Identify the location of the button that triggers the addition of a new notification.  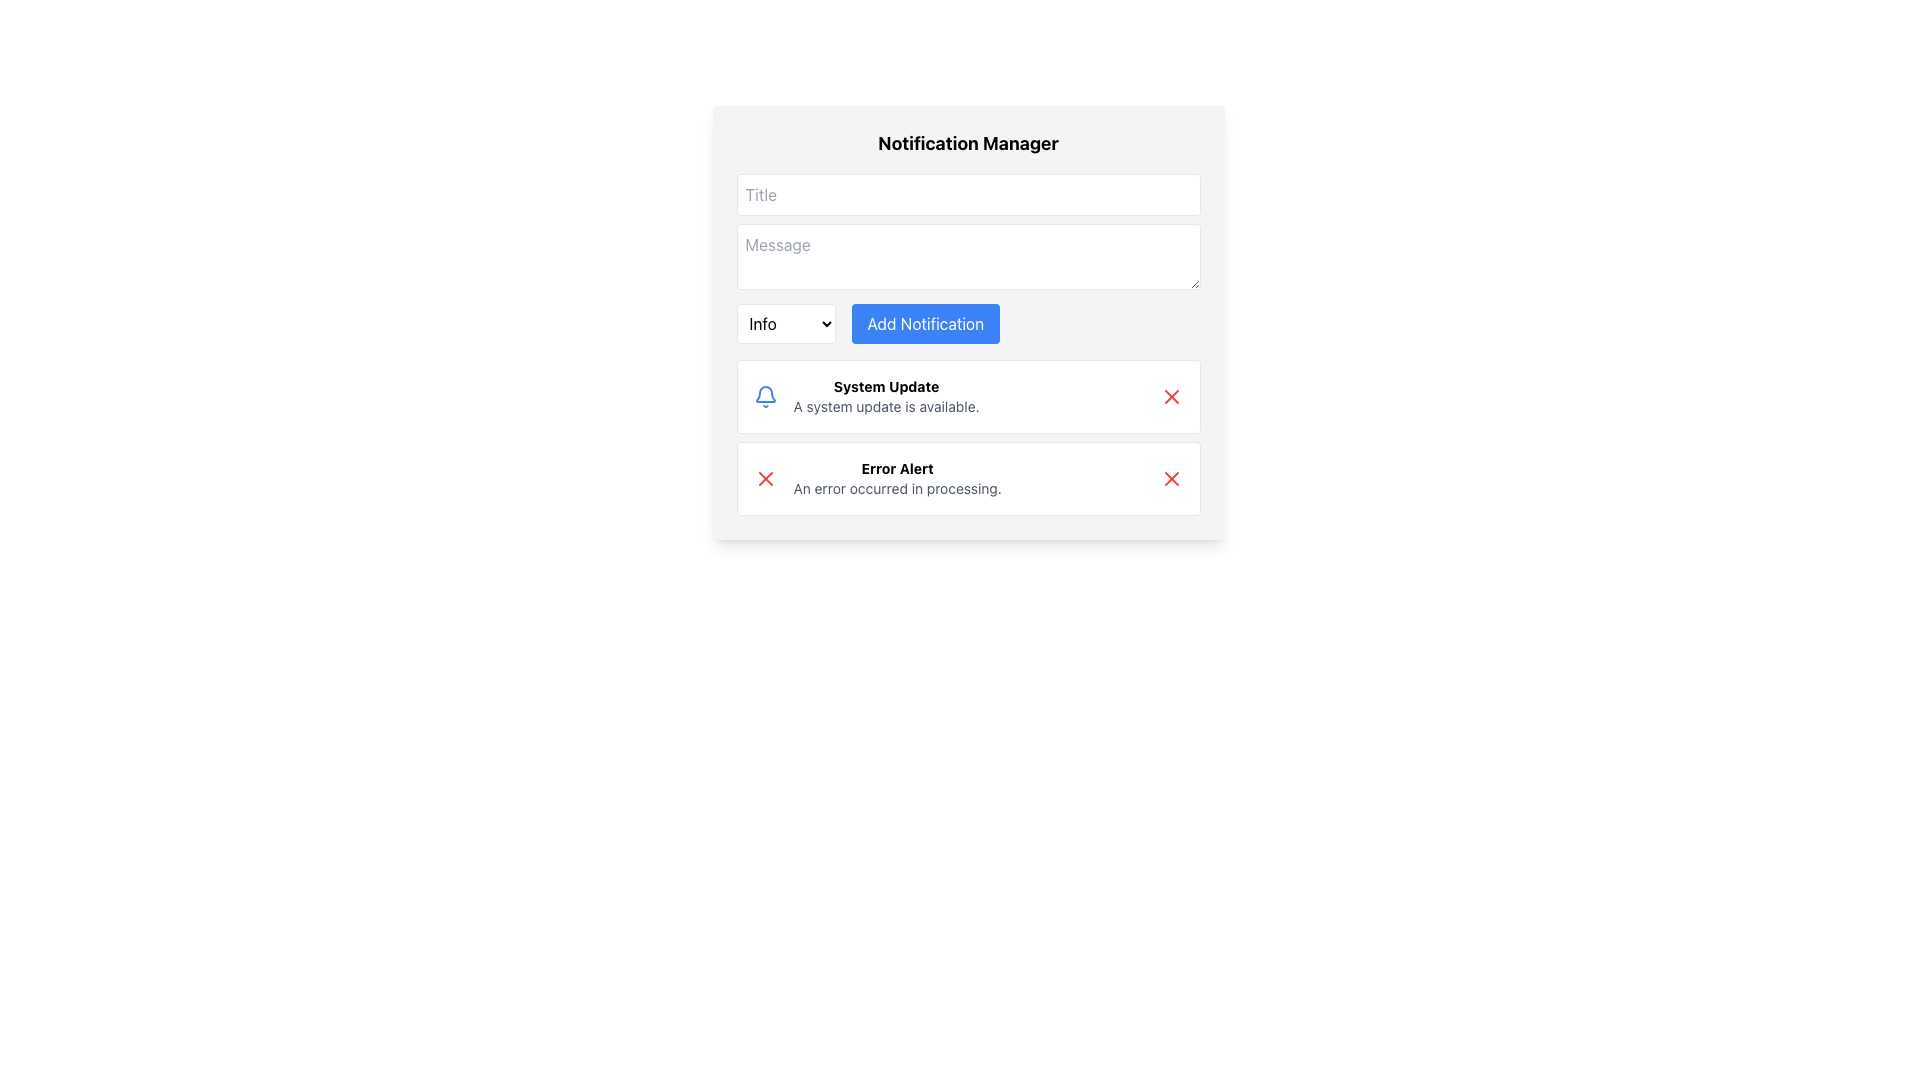
(924, 323).